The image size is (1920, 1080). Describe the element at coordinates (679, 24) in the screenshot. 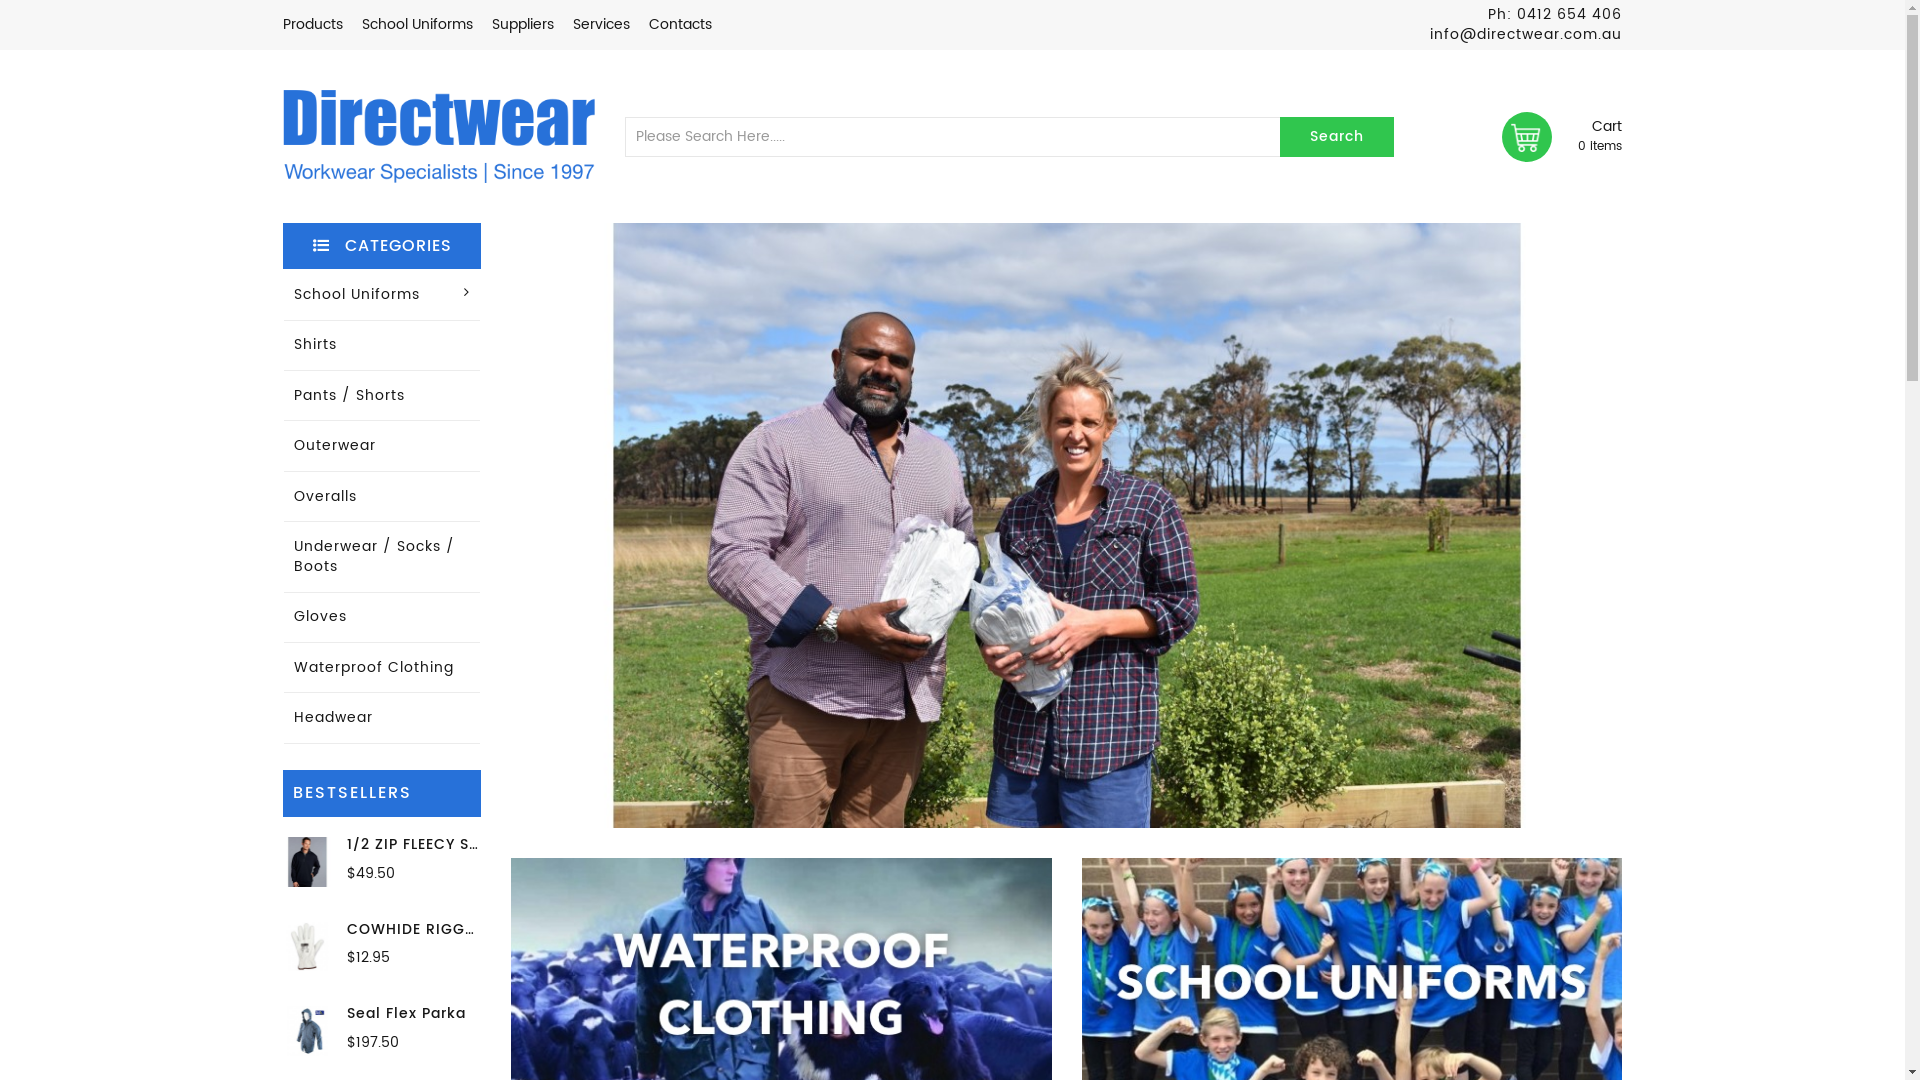

I see `'Contacts'` at that location.